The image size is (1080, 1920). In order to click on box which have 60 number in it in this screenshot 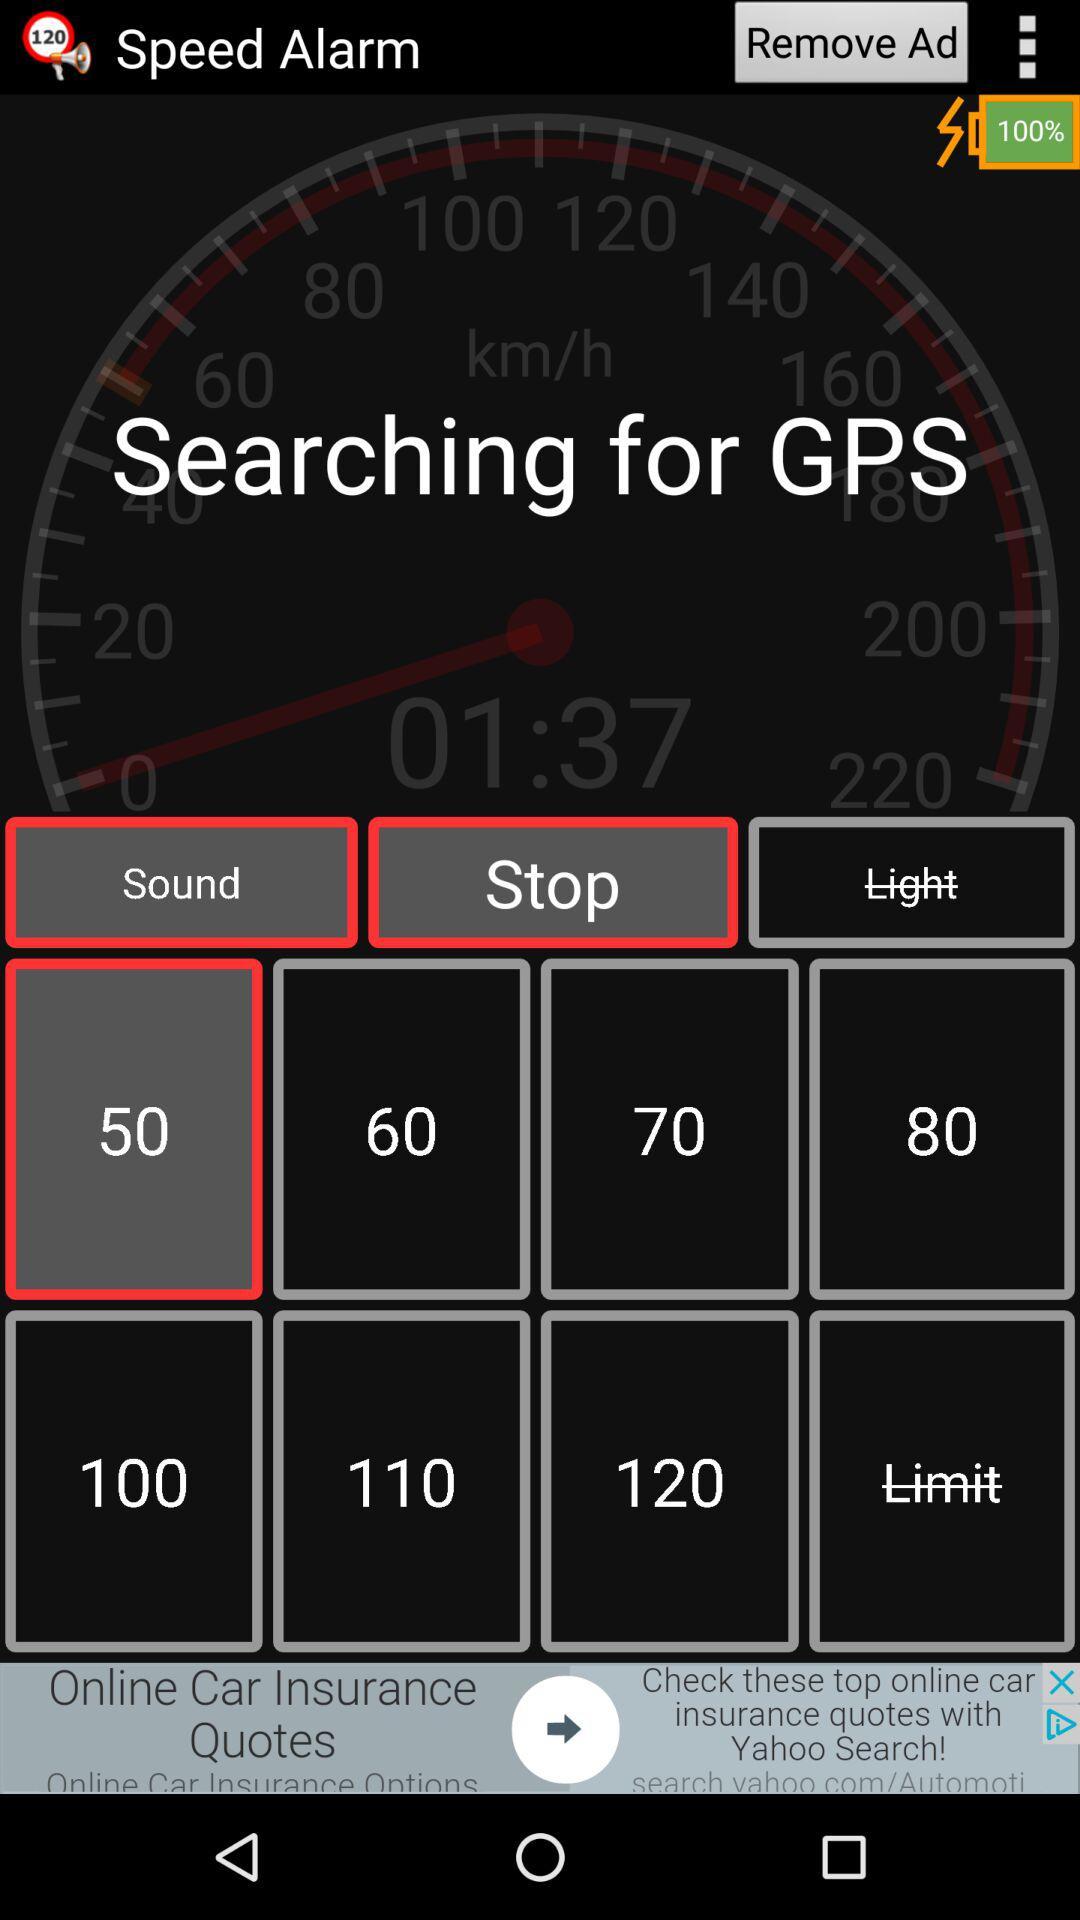, I will do `click(401, 1129)`.